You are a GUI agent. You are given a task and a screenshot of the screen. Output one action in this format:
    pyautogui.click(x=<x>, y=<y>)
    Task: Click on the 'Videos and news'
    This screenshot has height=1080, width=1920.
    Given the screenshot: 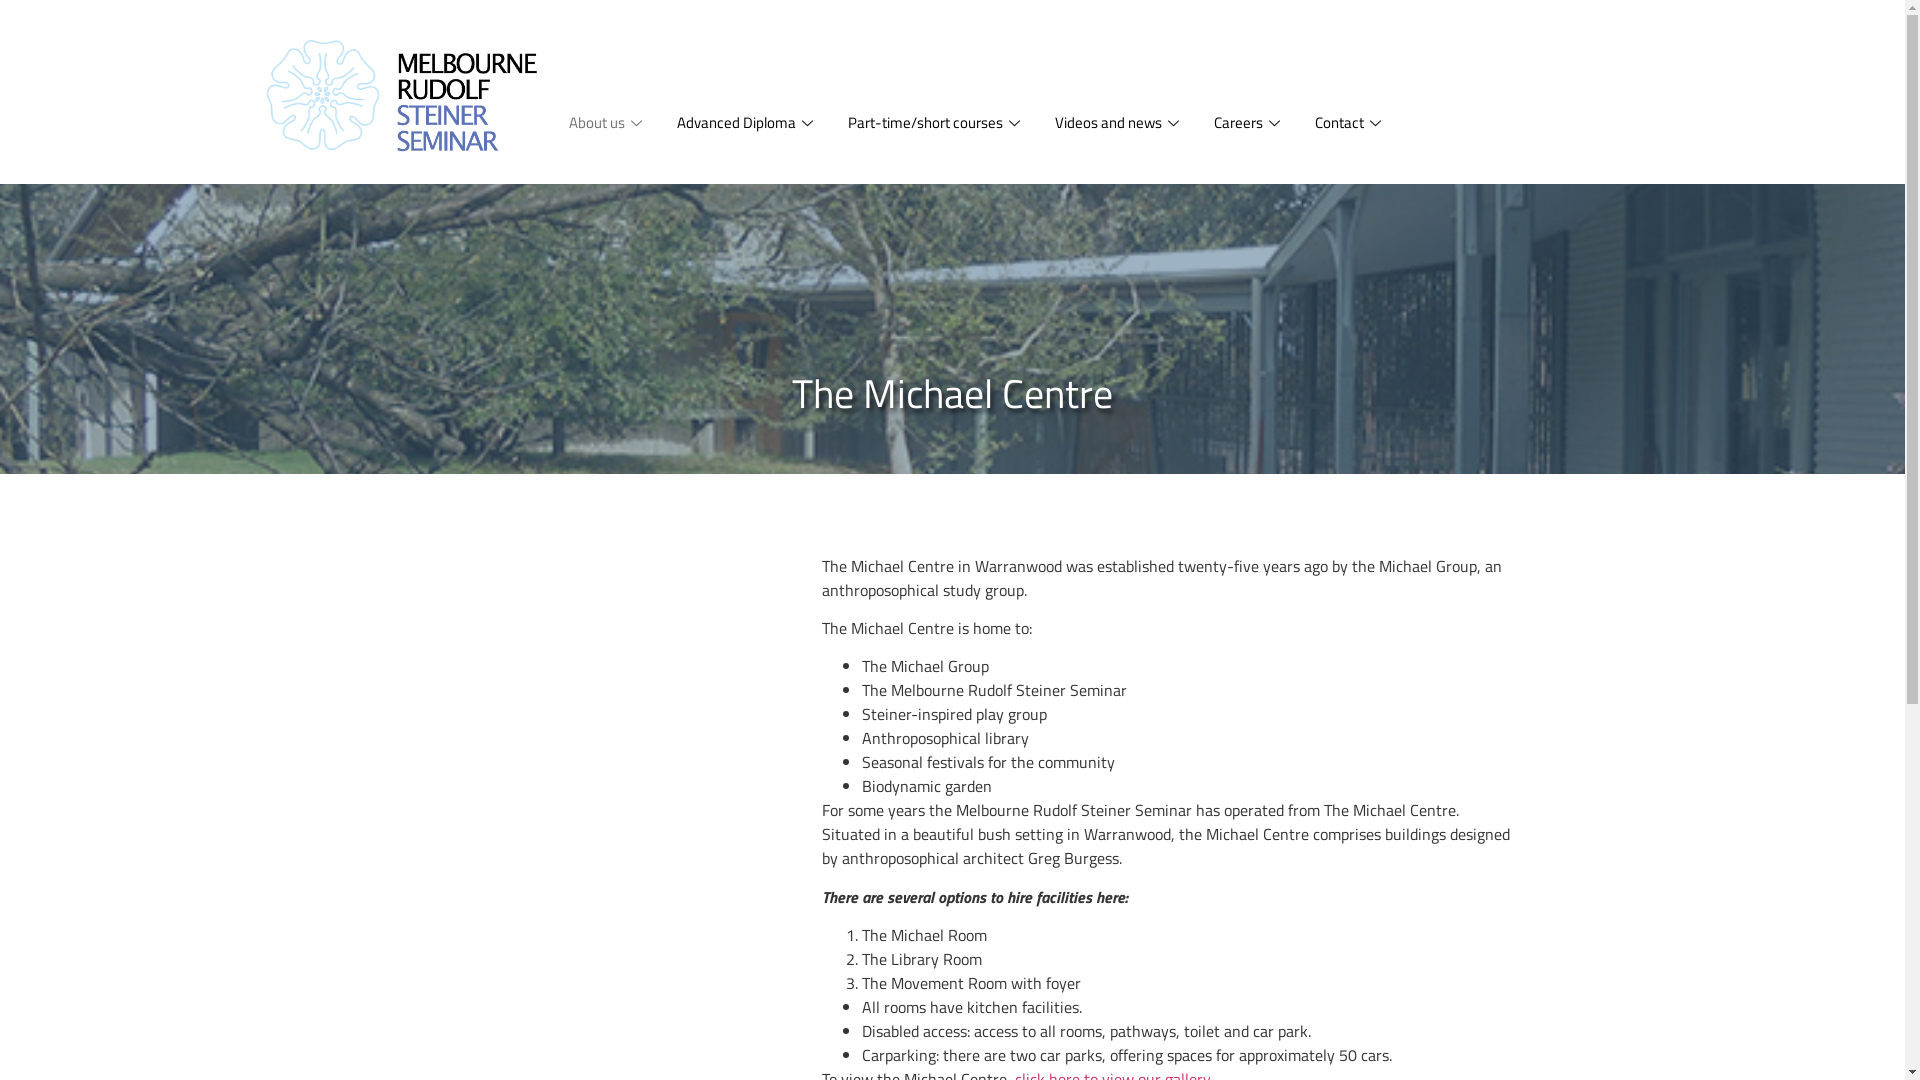 What is the action you would take?
    pyautogui.click(x=1118, y=123)
    